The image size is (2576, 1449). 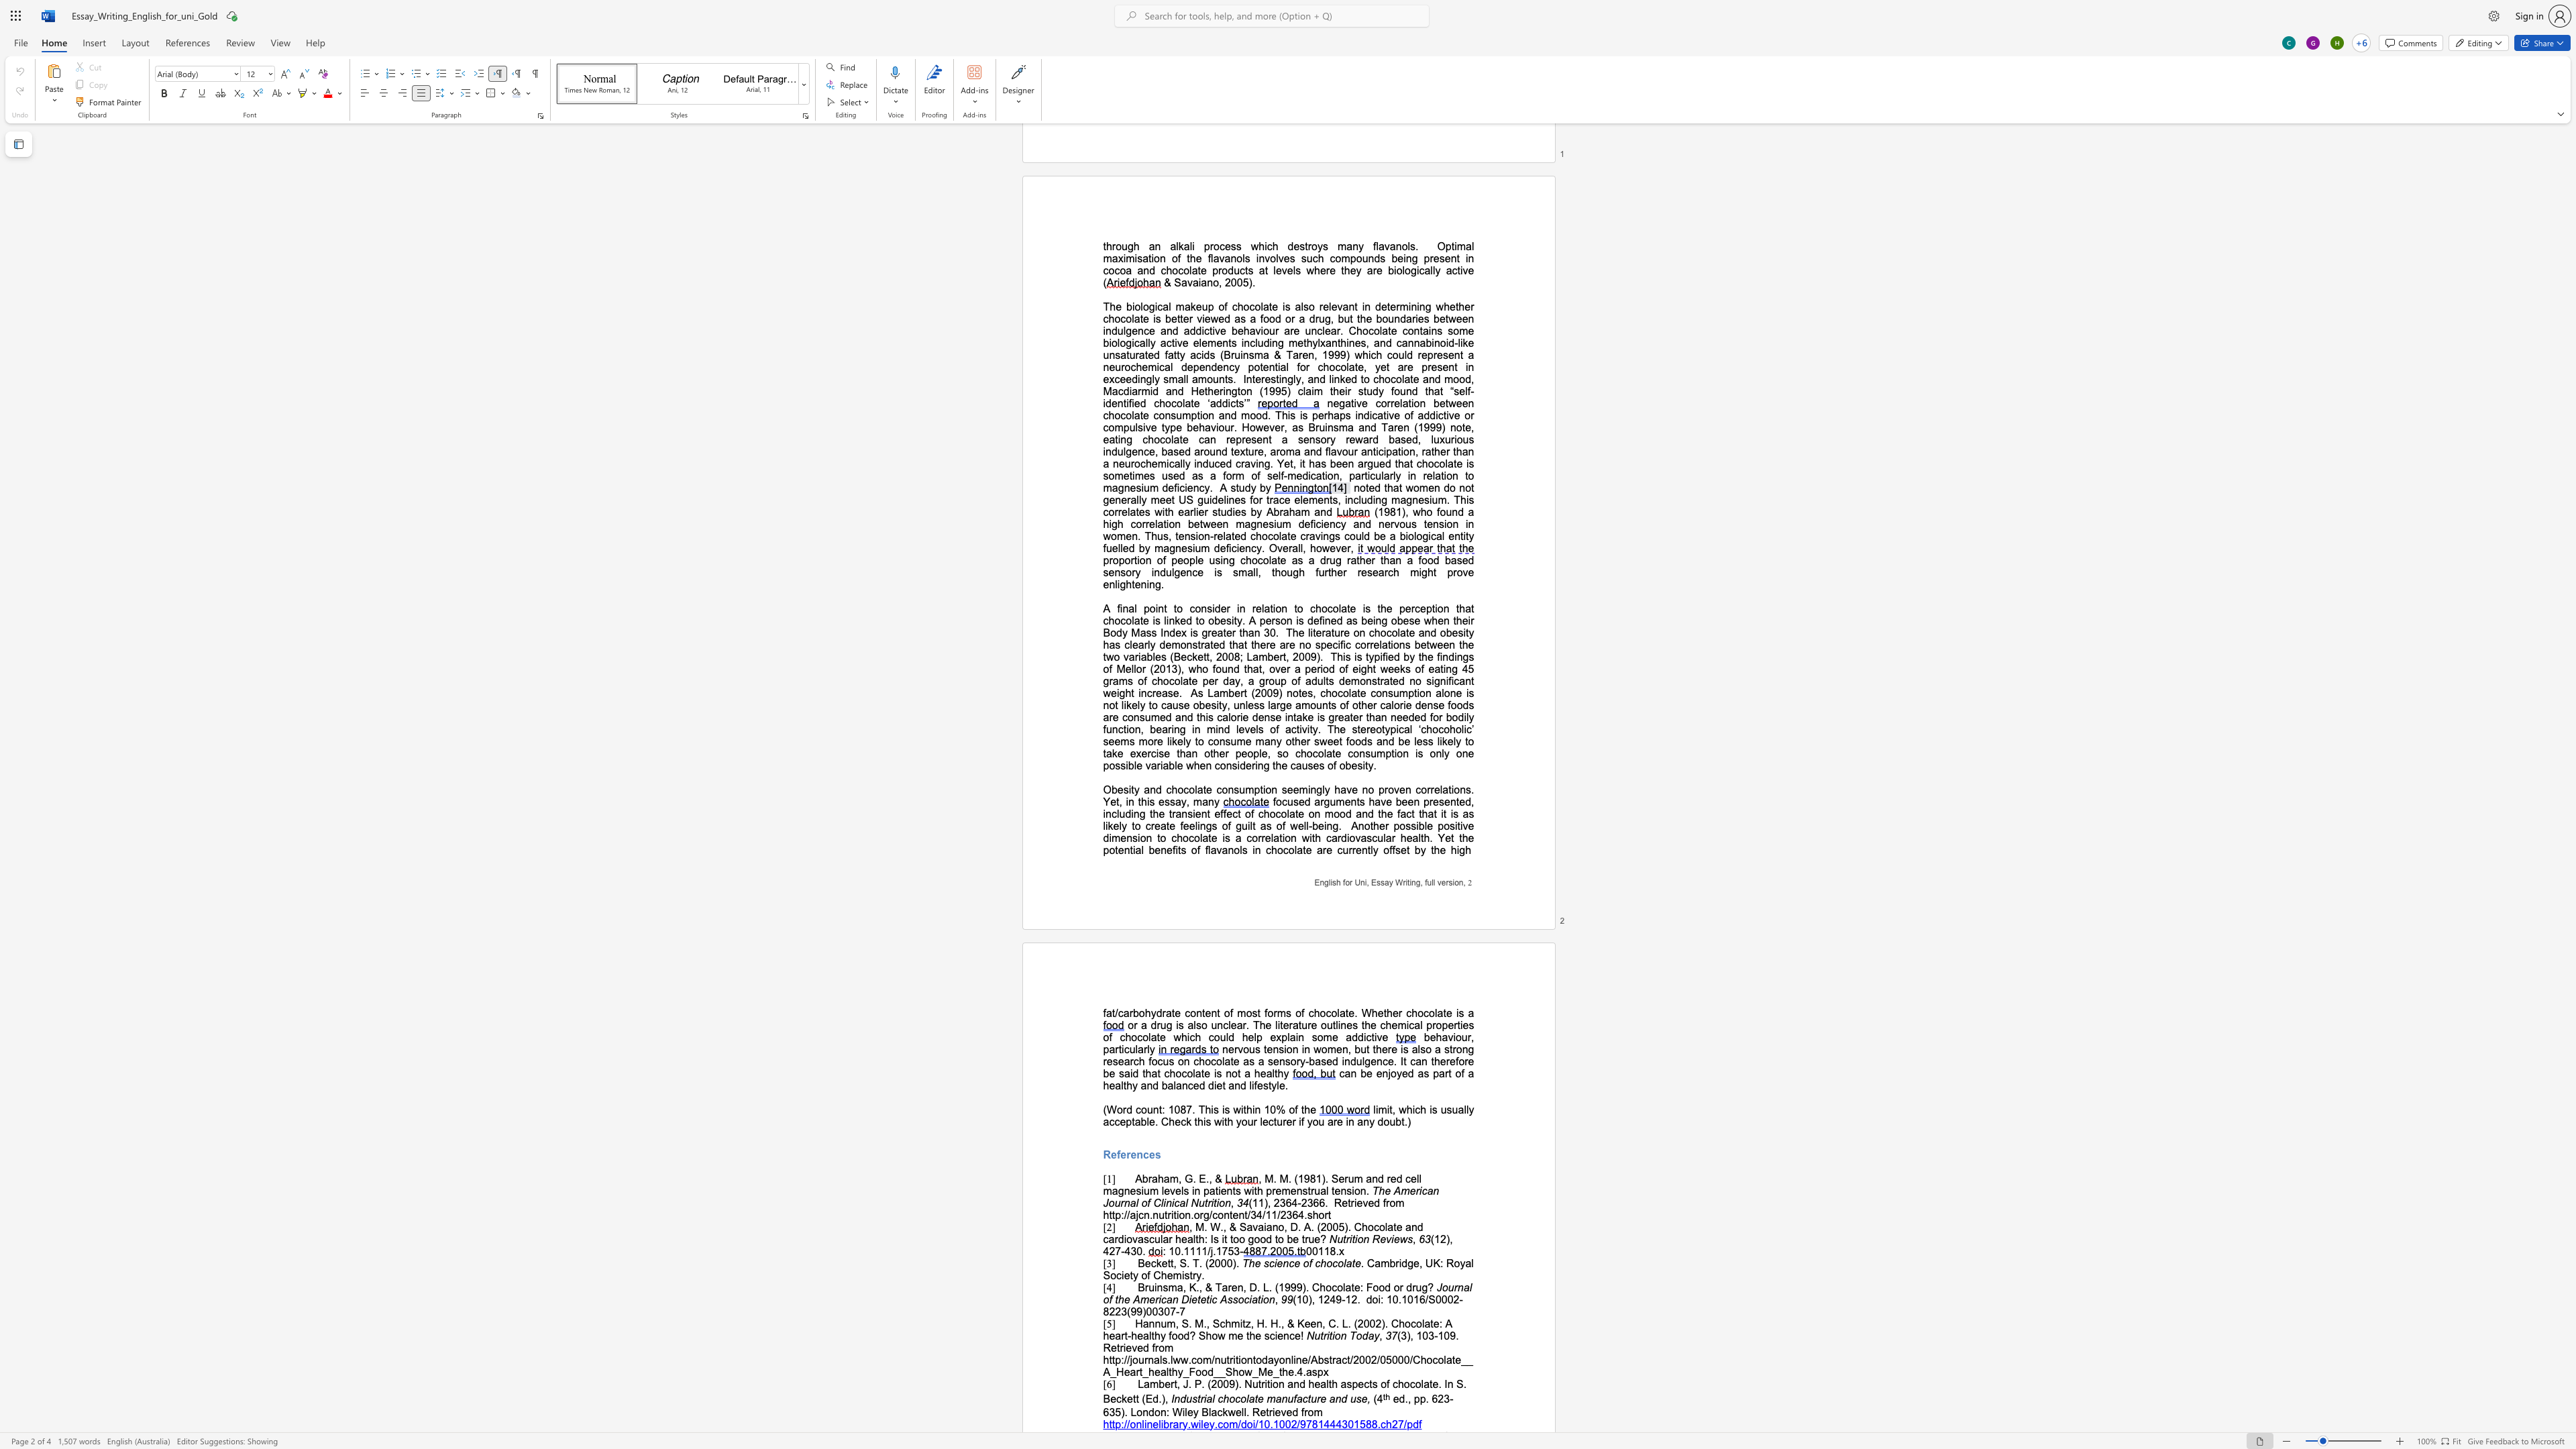 What do you see at coordinates (1305, 788) in the screenshot?
I see `the space between the continuous character "m" and "i" in the text` at bounding box center [1305, 788].